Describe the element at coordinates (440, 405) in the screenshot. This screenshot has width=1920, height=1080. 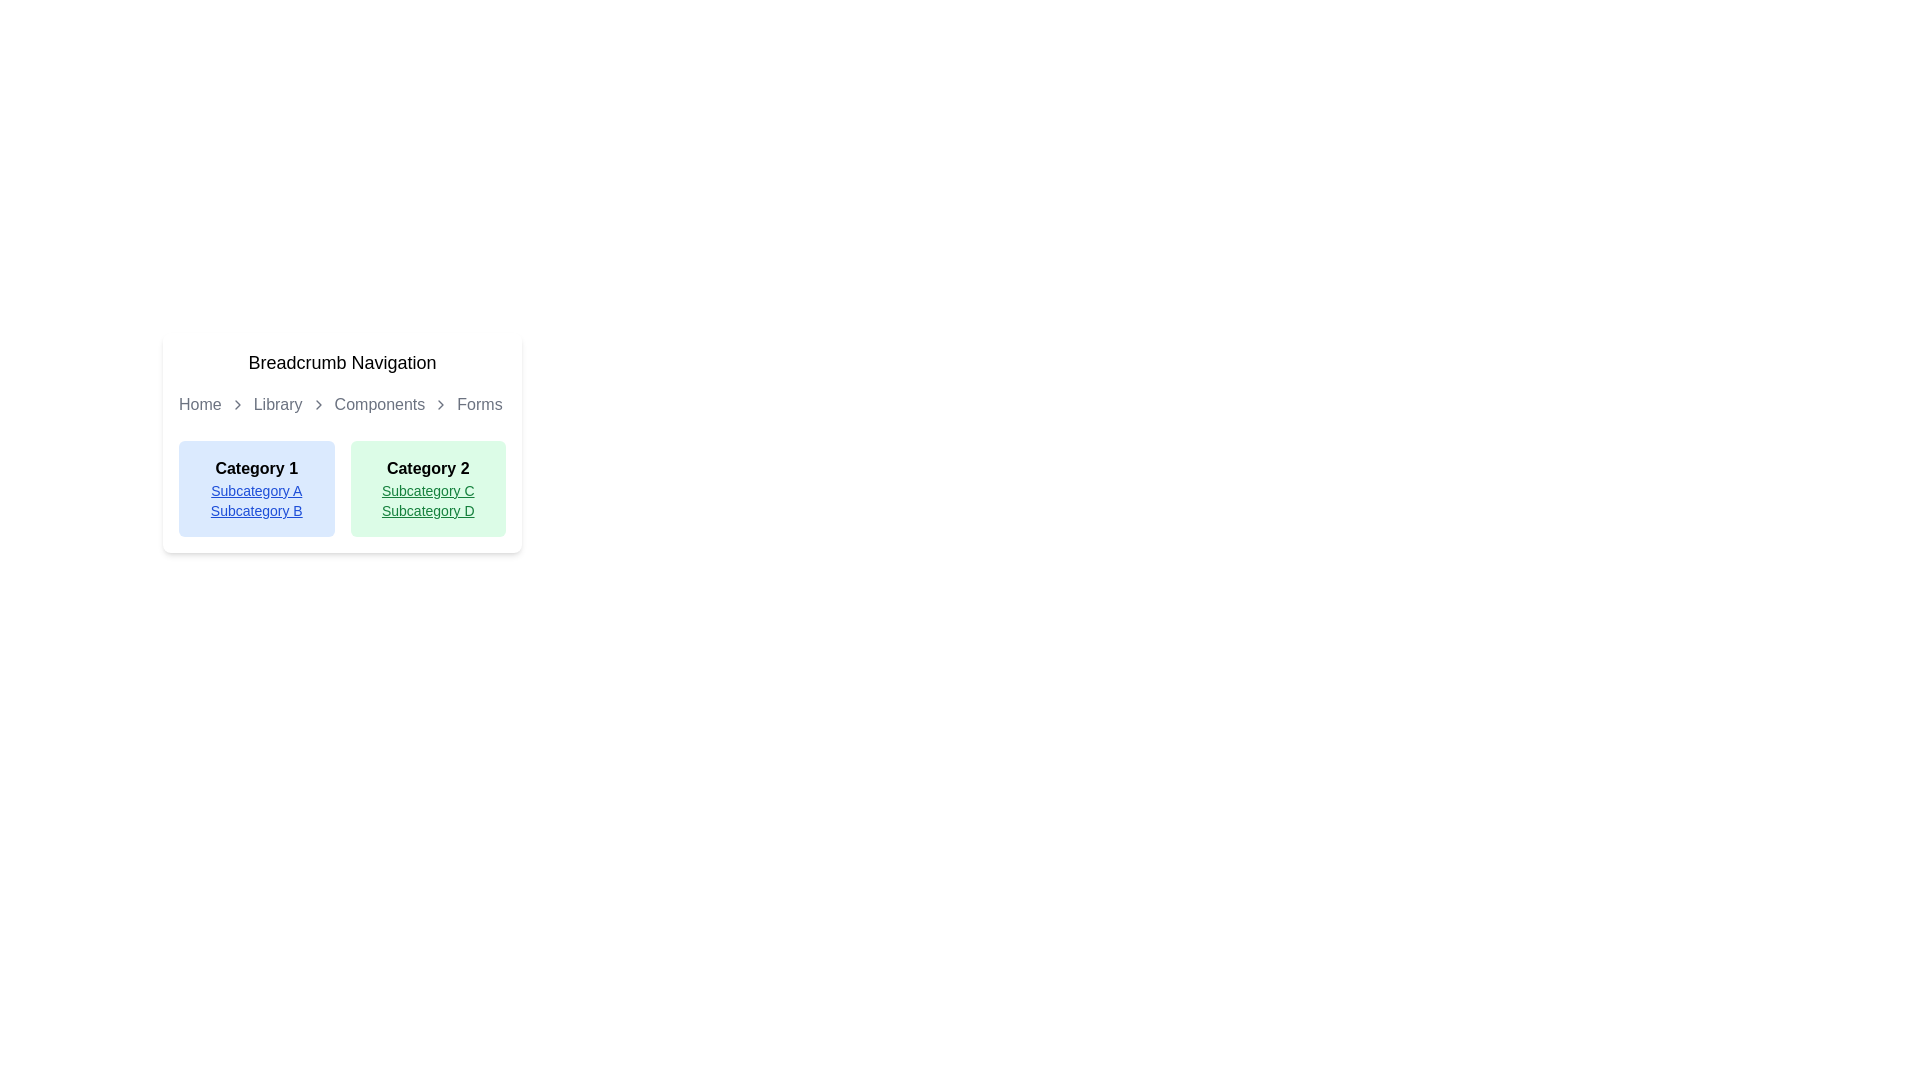
I see `the small chevron icon pointing to the right in the breadcrumb navigation bar, located between 'Components' and 'Forms'` at that location.